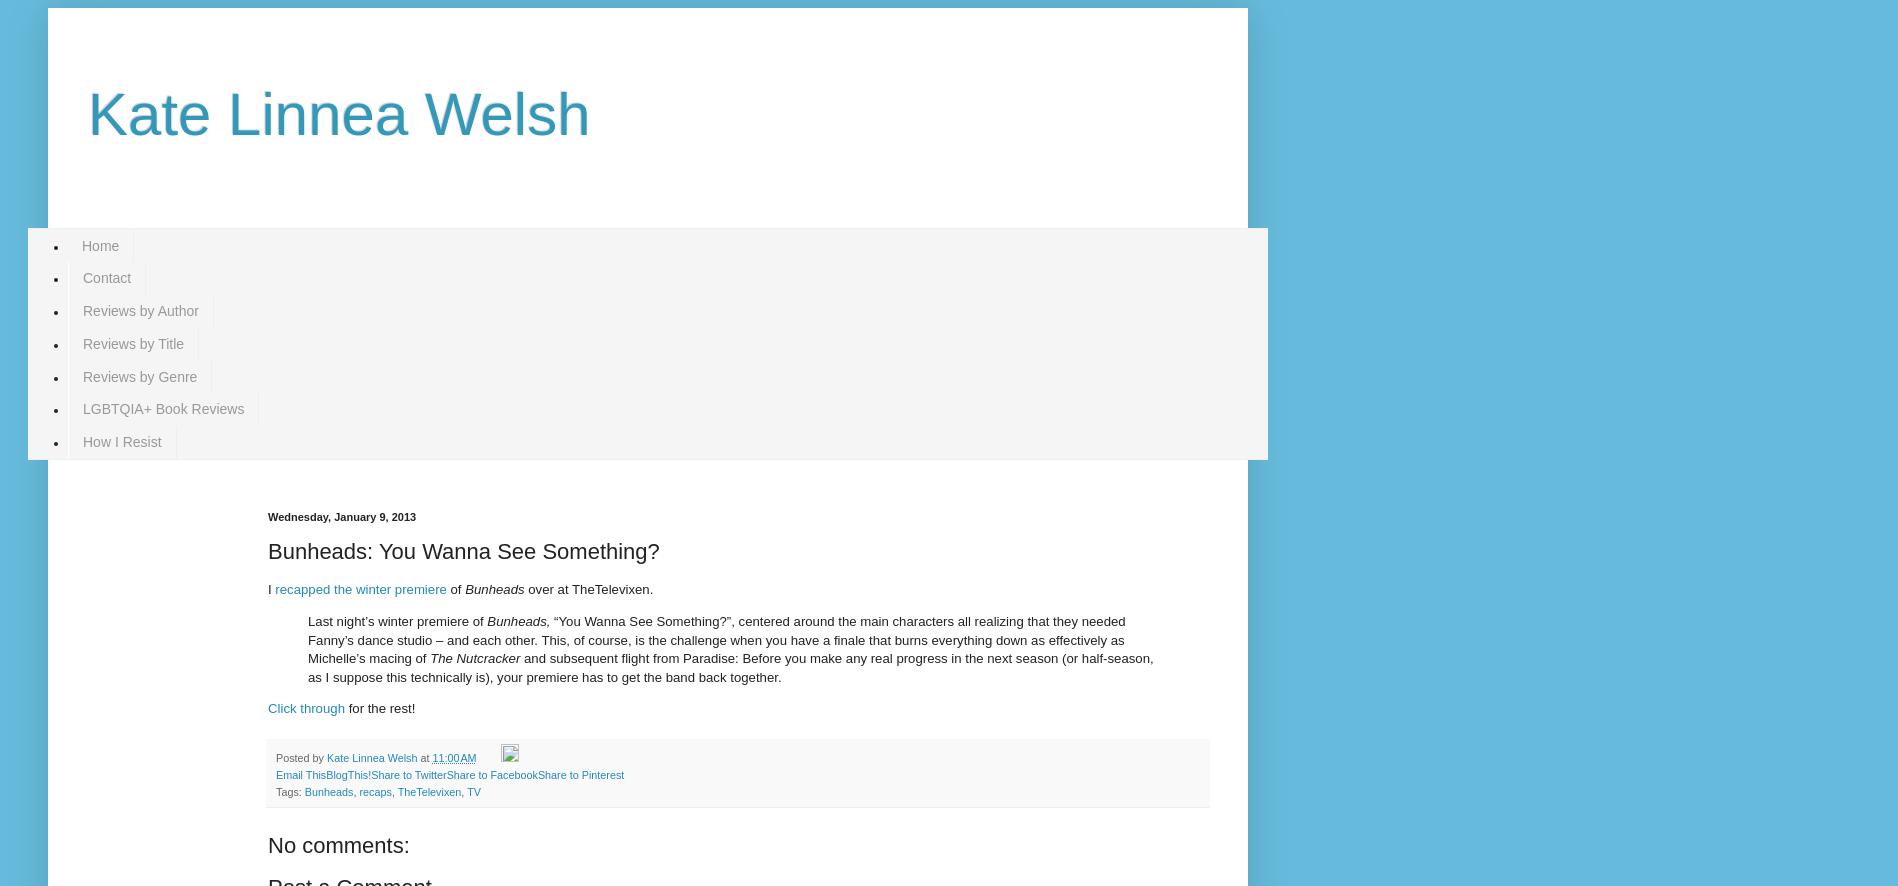 The width and height of the screenshot is (1898, 886). Describe the element at coordinates (300, 773) in the screenshot. I see `'Email This'` at that location.